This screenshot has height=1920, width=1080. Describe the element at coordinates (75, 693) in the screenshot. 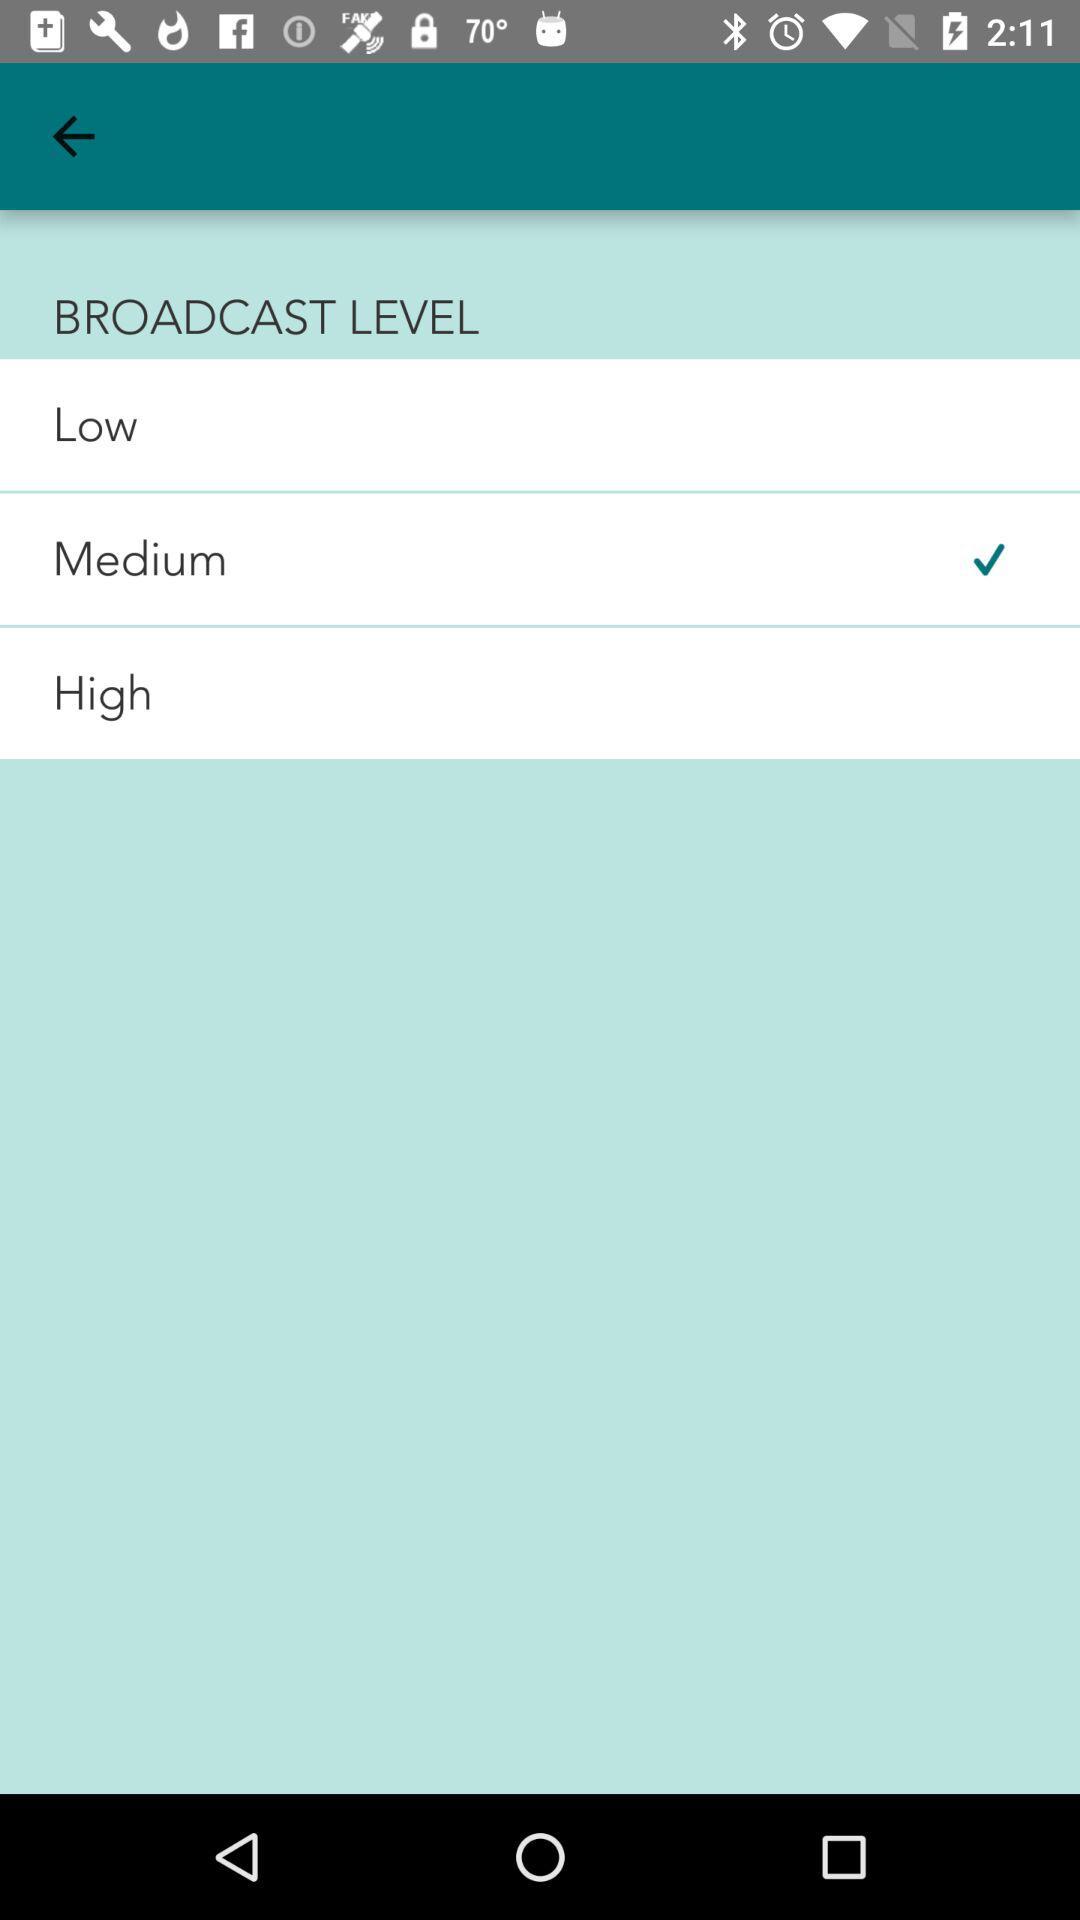

I see `the icon on the left` at that location.